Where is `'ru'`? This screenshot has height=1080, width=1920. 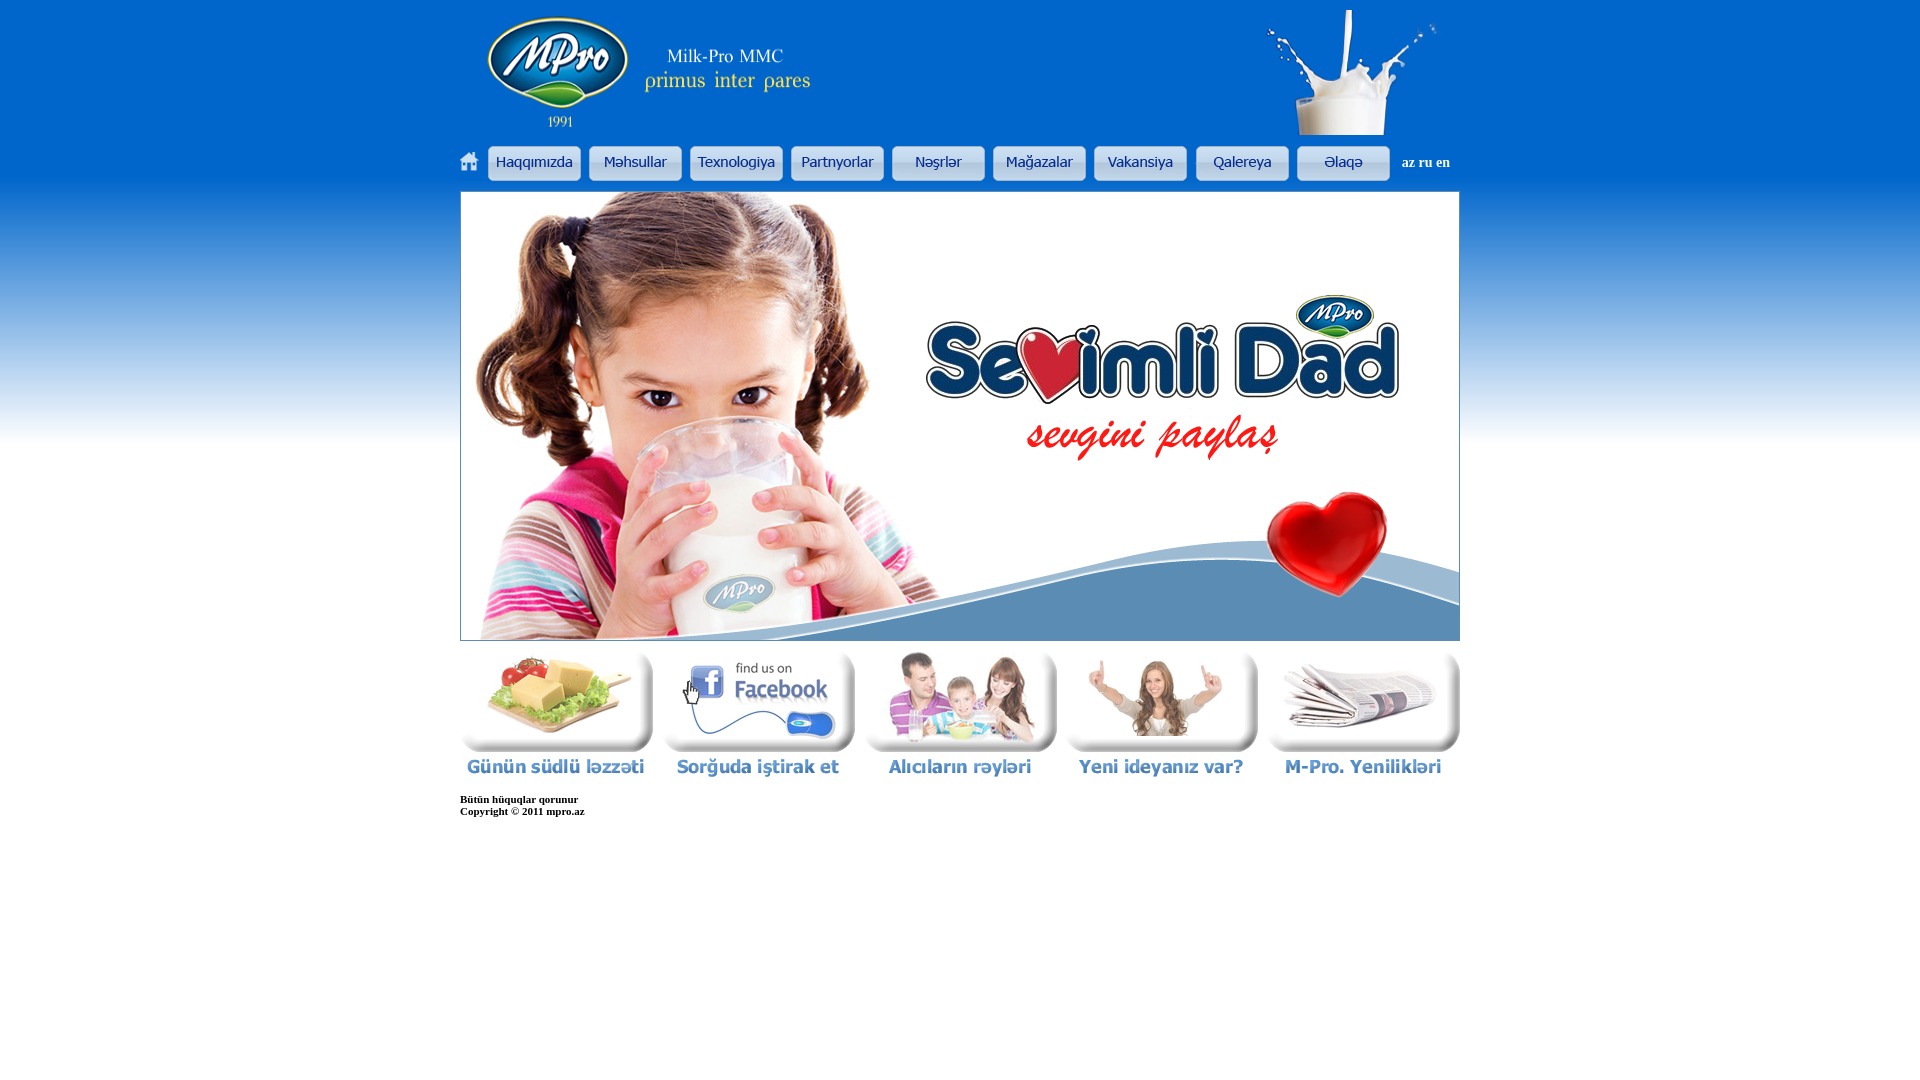
'ru' is located at coordinates (1416, 161).